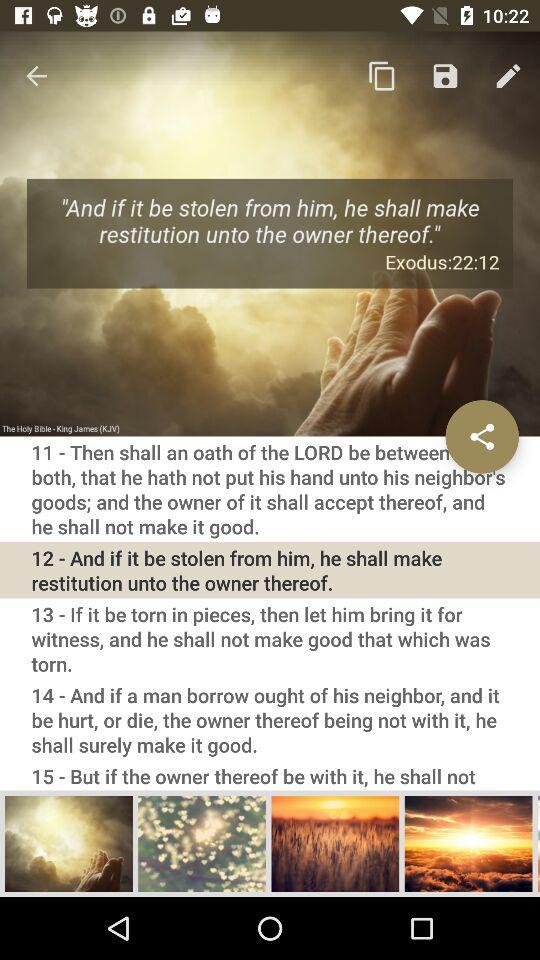 This screenshot has height=960, width=540. I want to click on share icon, so click(481, 436).